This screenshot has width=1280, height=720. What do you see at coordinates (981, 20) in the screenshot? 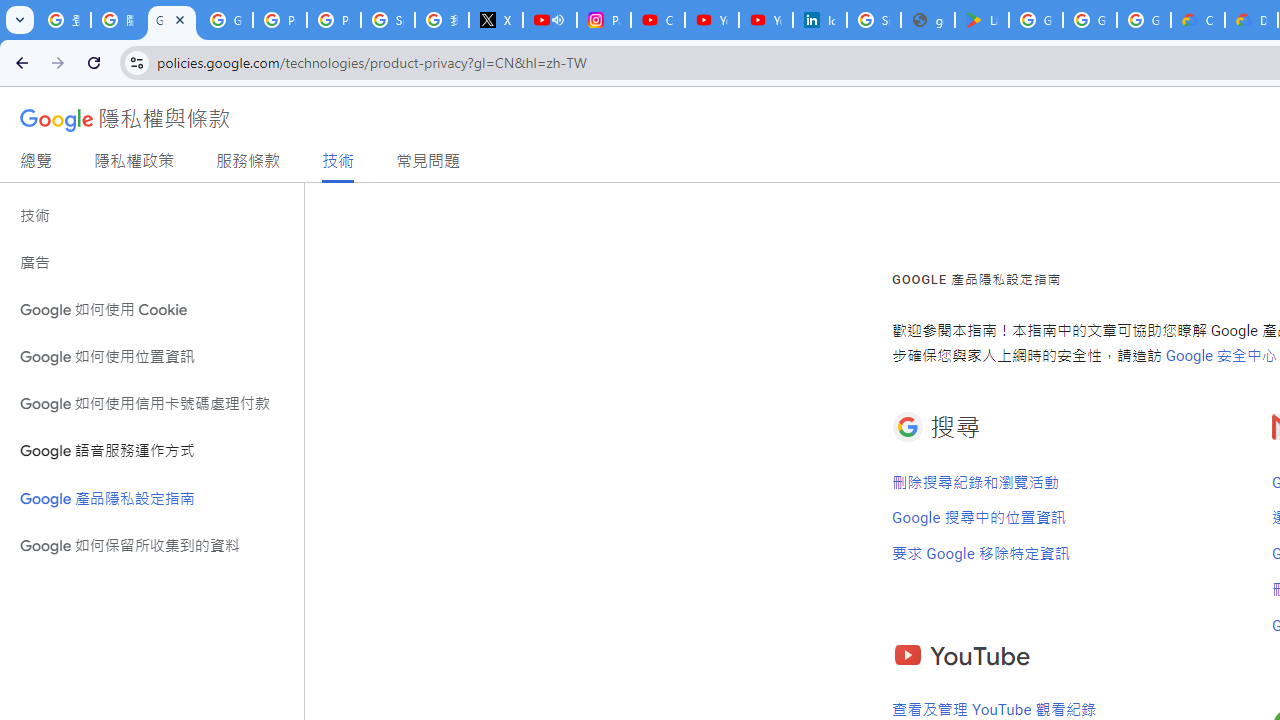
I see `'Last Shelter: Survival - Apps on Google Play'` at bounding box center [981, 20].